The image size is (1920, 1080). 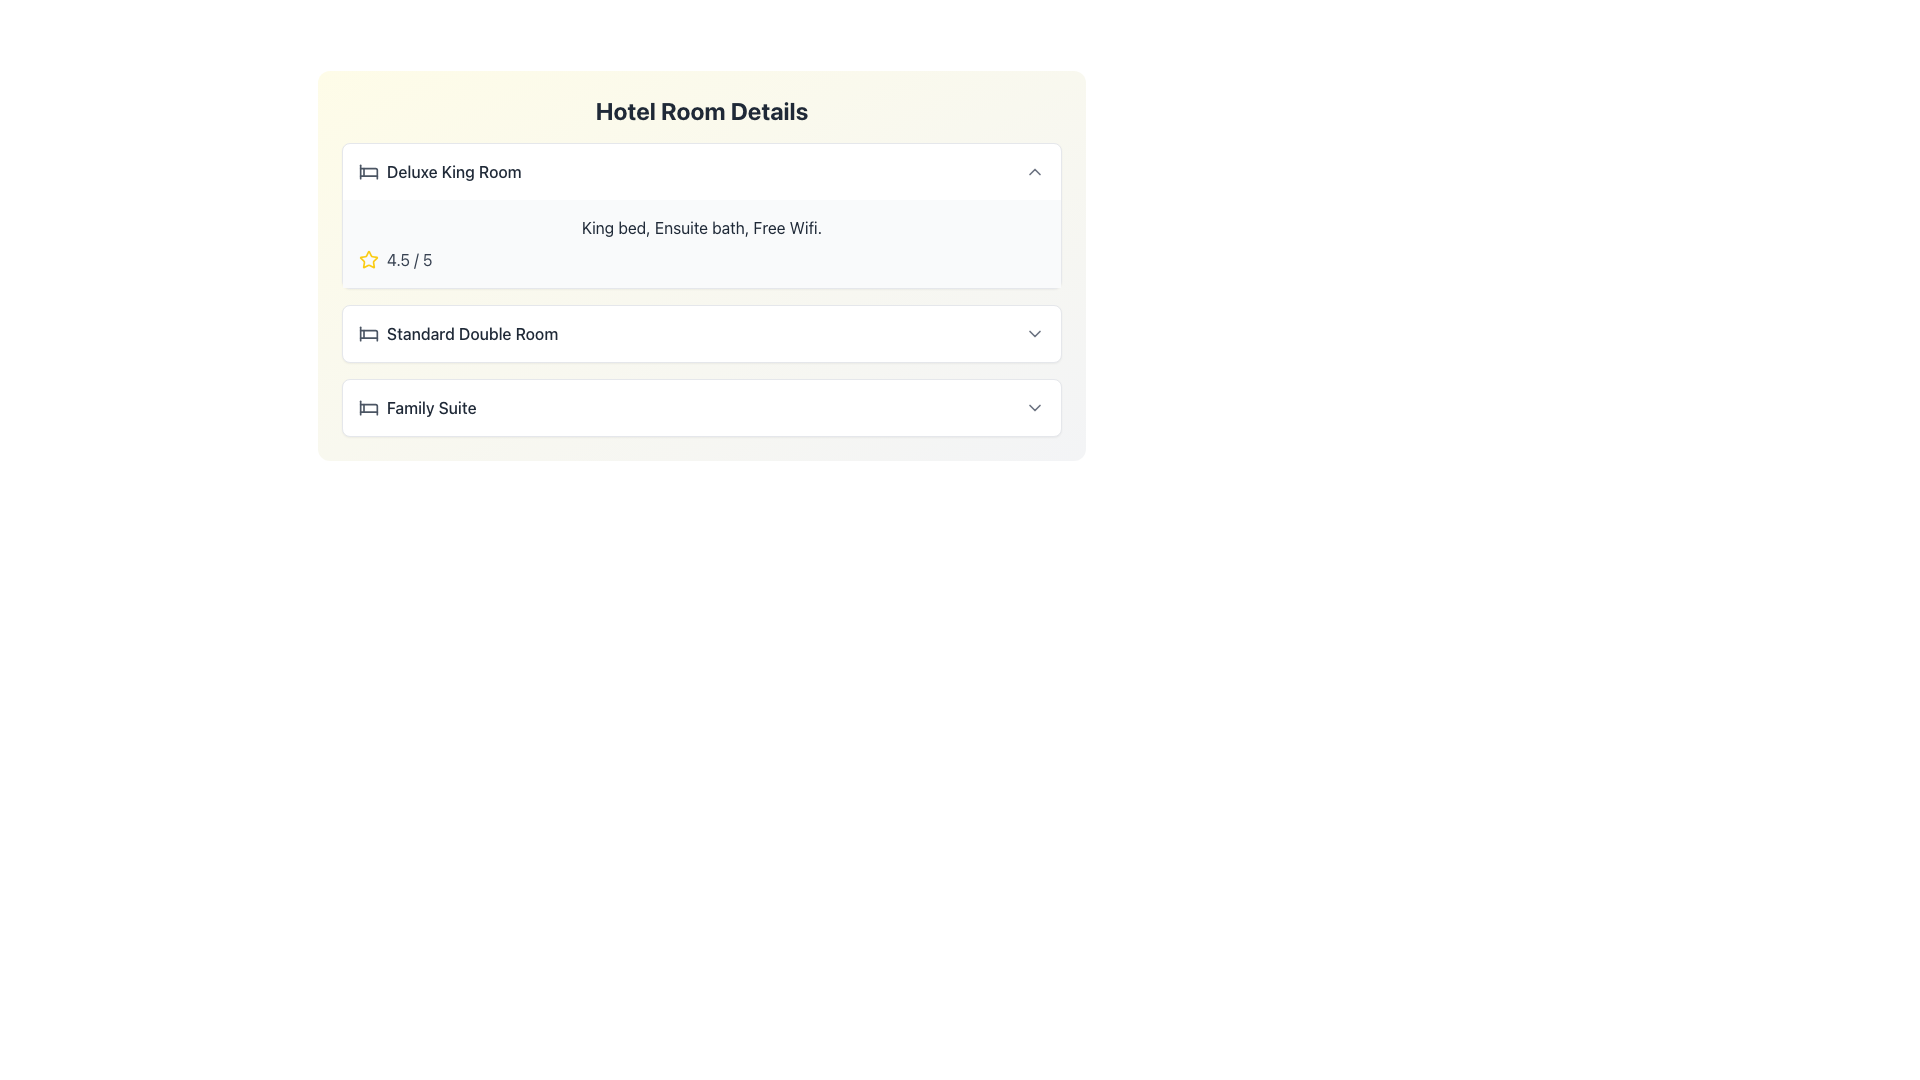 What do you see at coordinates (701, 333) in the screenshot?
I see `the selector for the 'Standard Double Room' option, which is the second item in the vertical list of room types` at bounding box center [701, 333].